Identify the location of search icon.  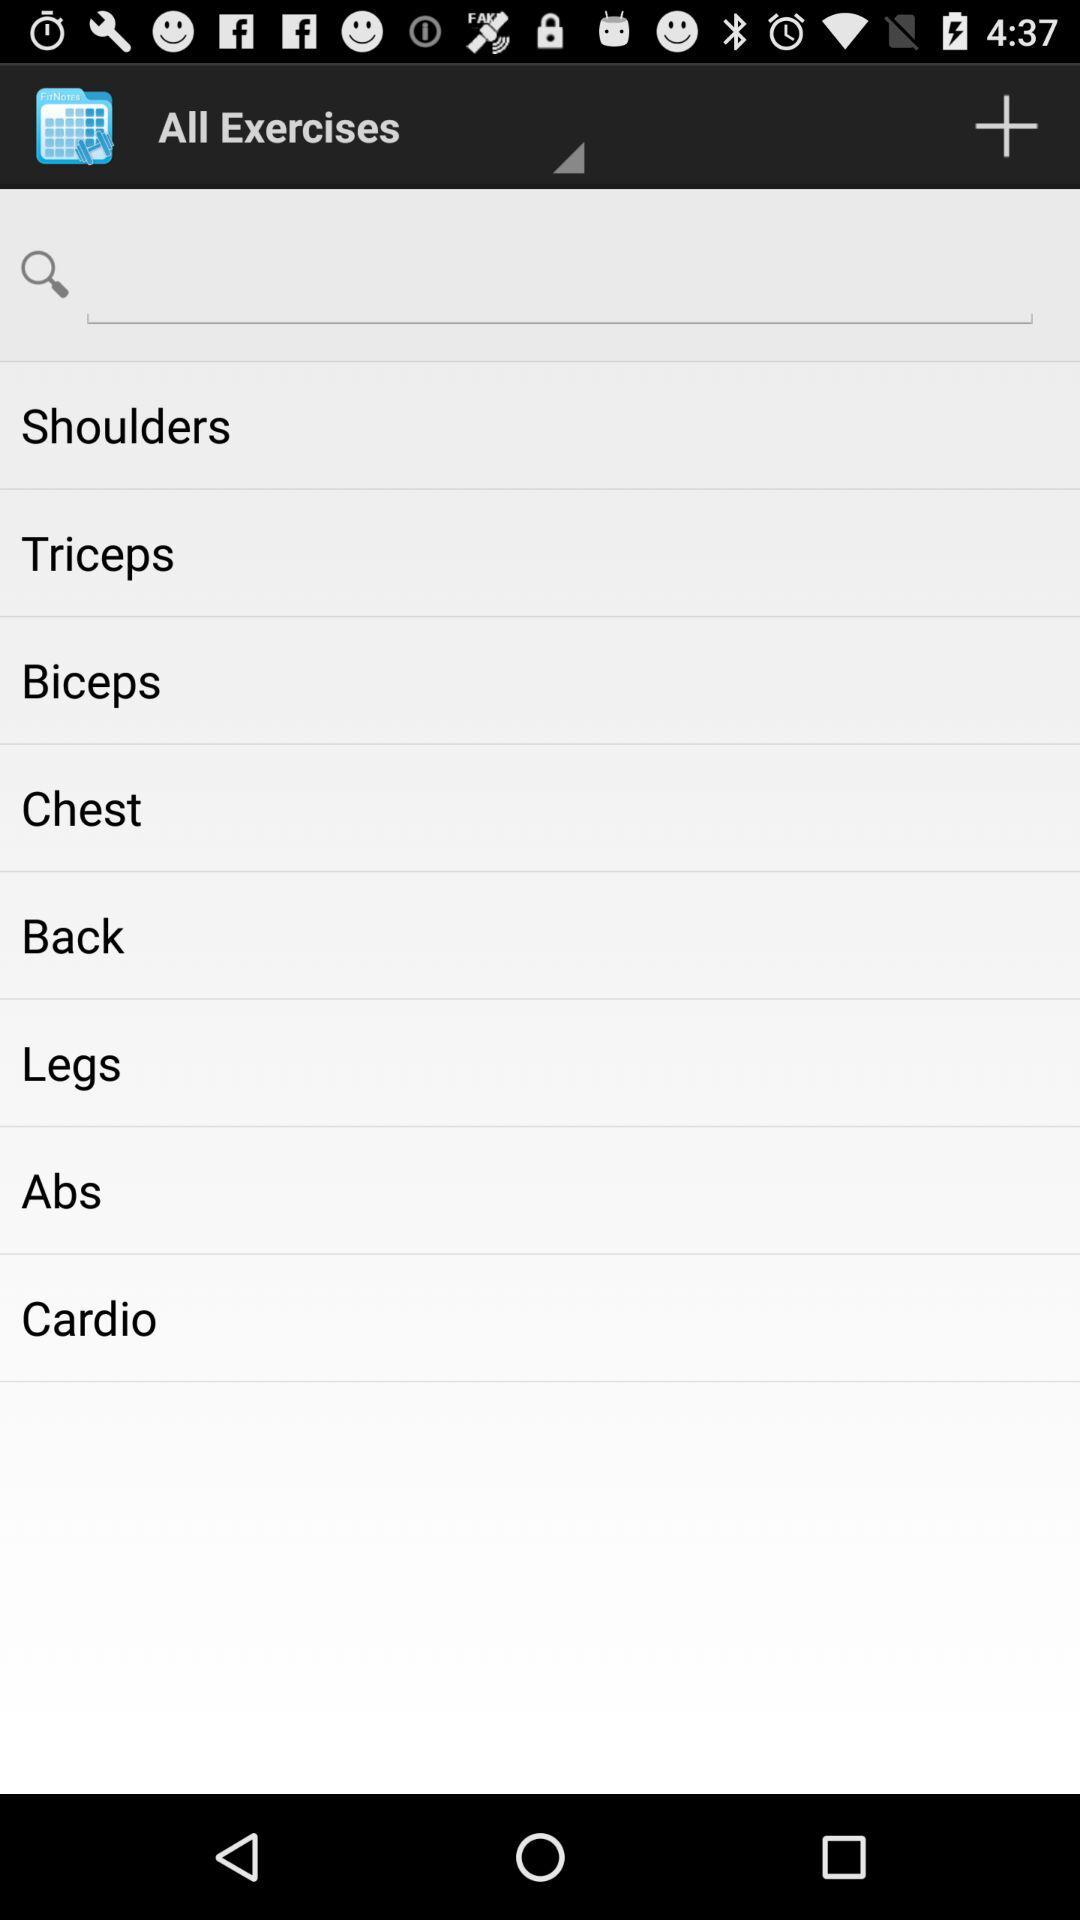
(45, 273).